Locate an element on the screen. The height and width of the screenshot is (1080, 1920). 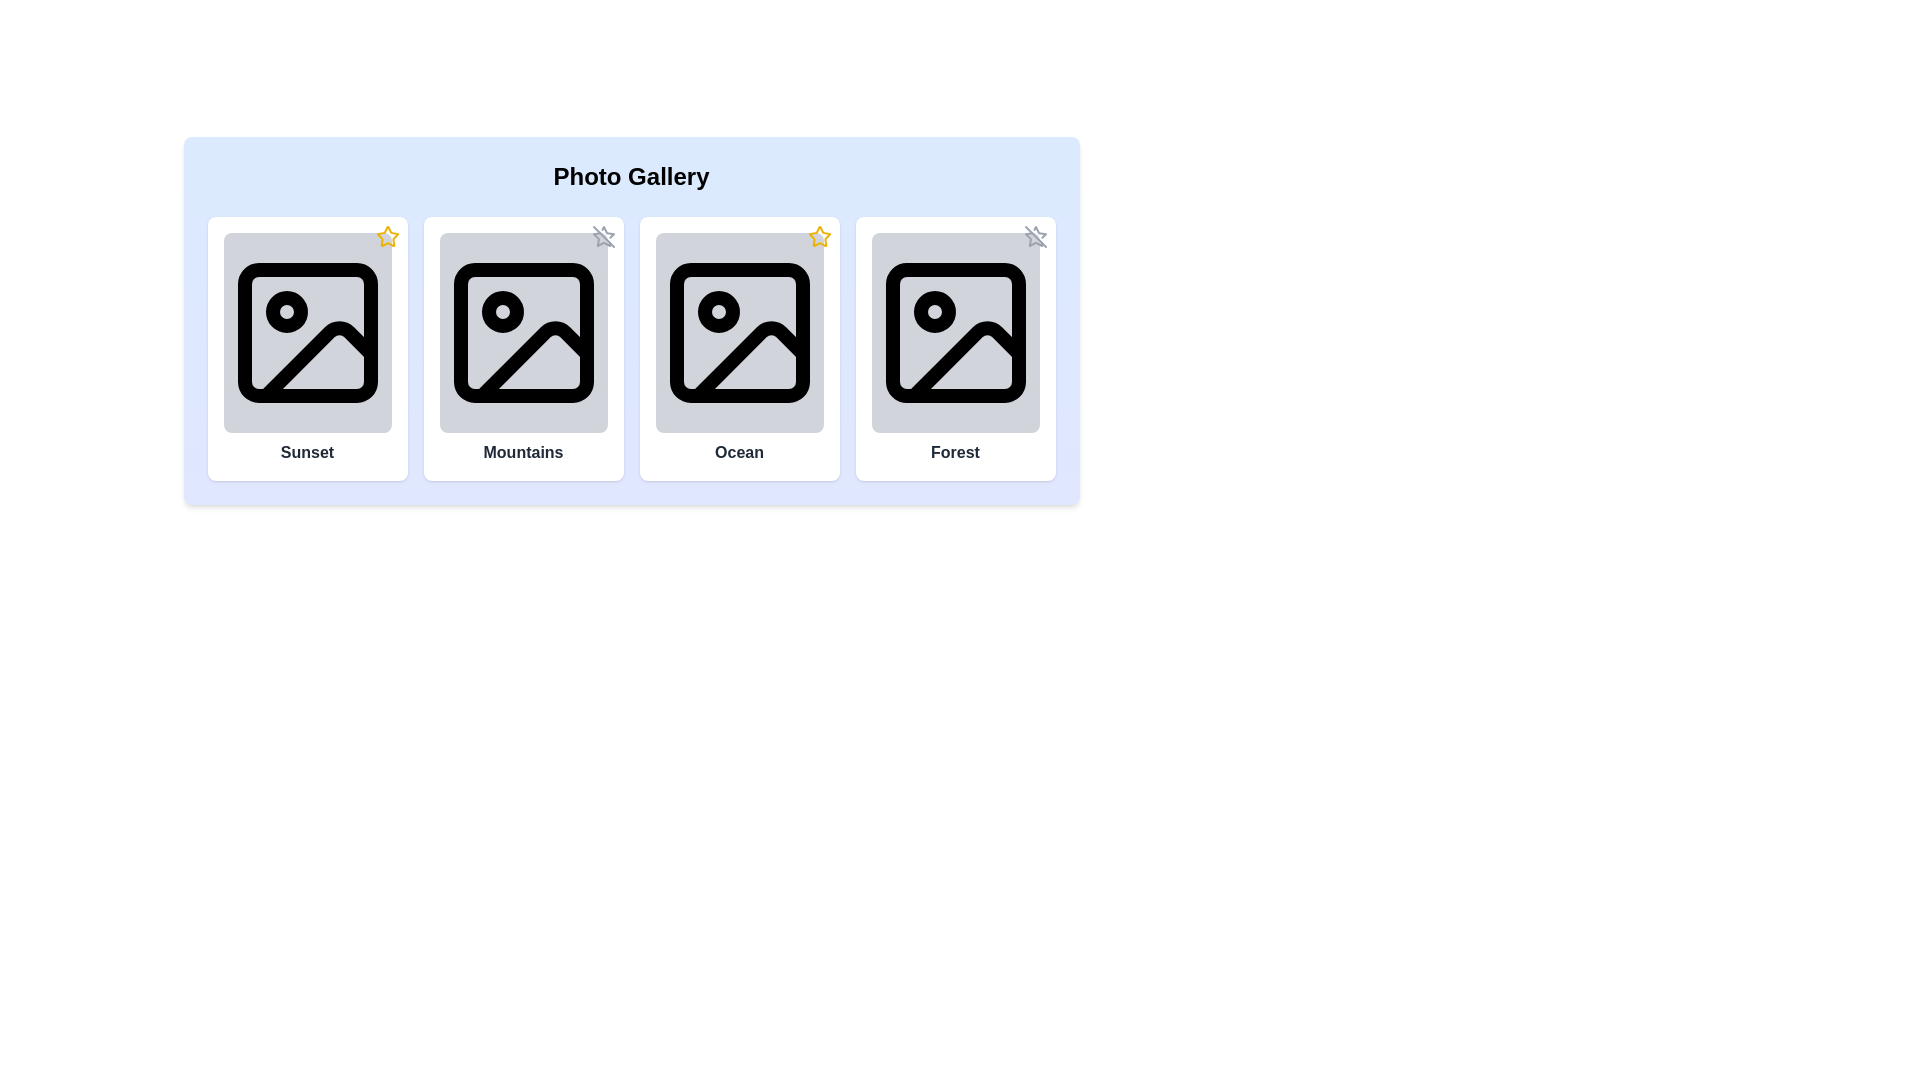
the photo card labeled Mountains is located at coordinates (523, 347).